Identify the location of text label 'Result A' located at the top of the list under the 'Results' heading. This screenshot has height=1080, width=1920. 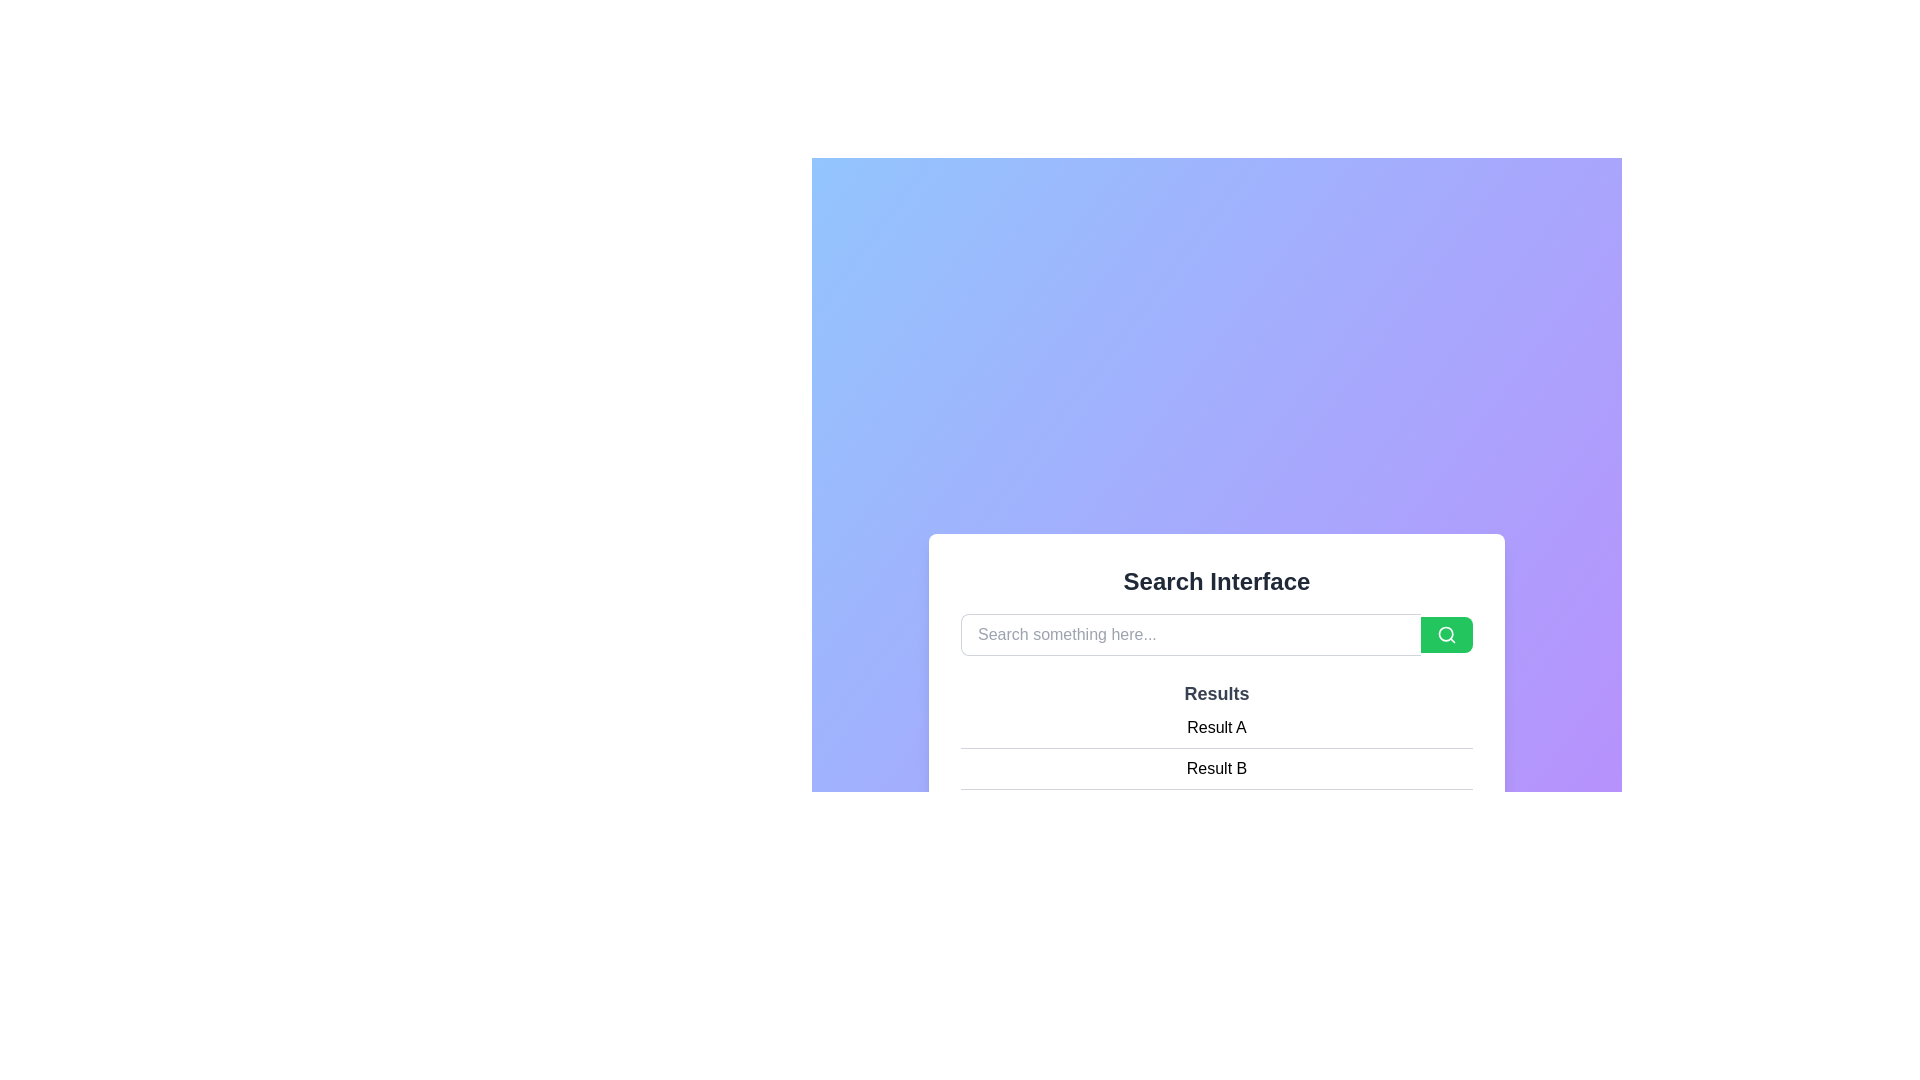
(1216, 728).